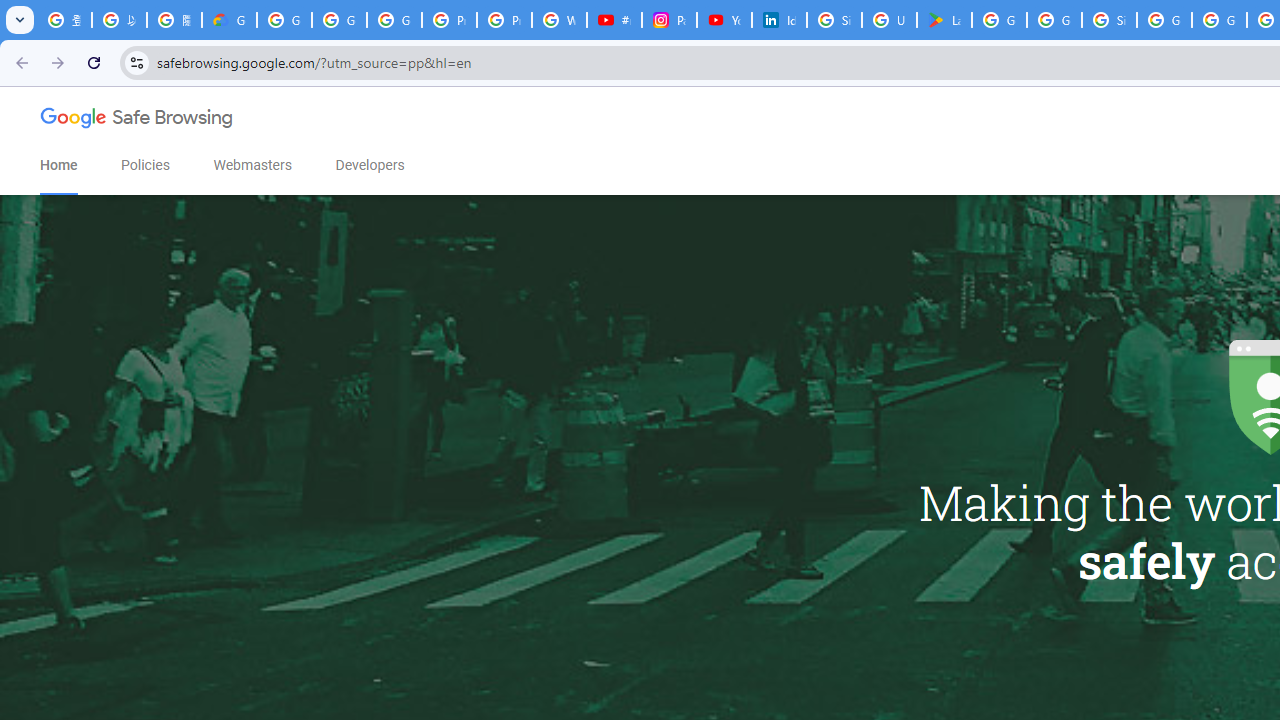 The width and height of the screenshot is (1280, 720). What do you see at coordinates (943, 20) in the screenshot?
I see `'Last Shelter: Survival - Apps on Google Play'` at bounding box center [943, 20].